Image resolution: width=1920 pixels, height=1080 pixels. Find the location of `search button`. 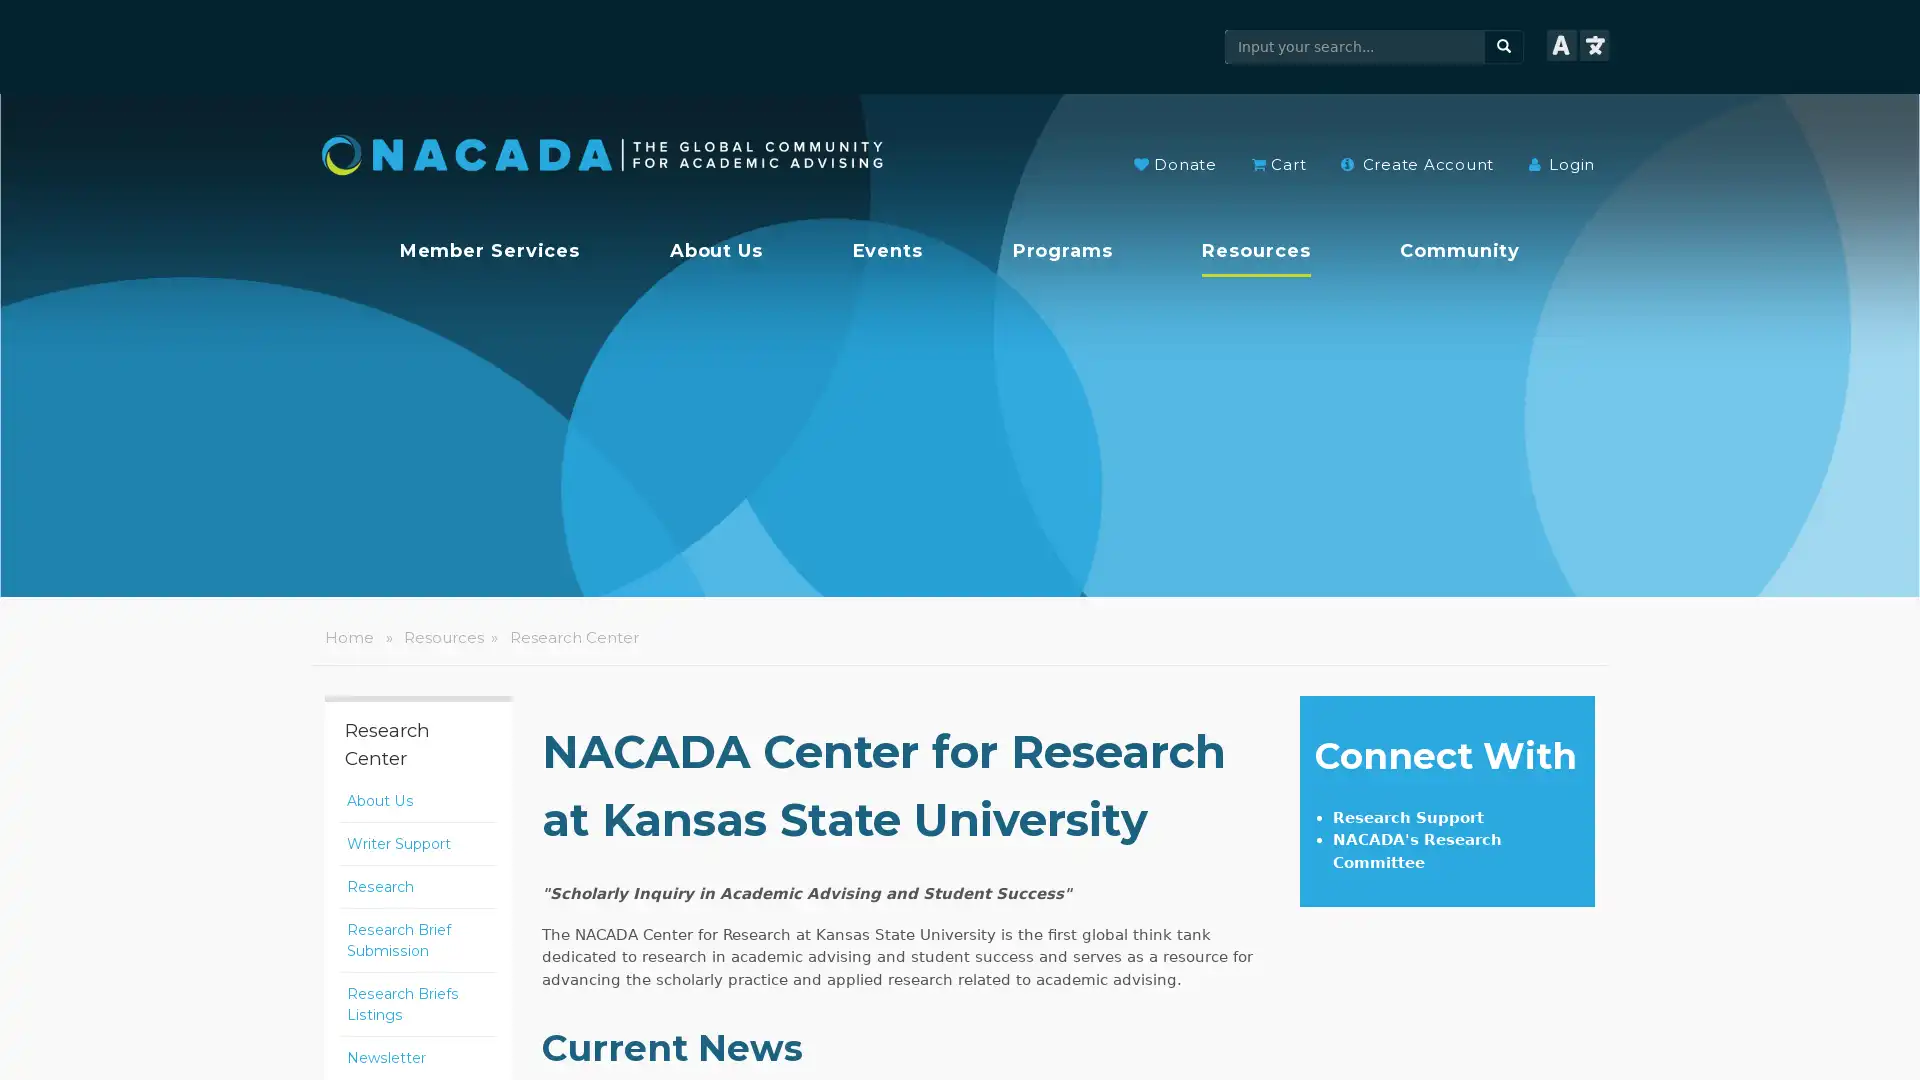

search button is located at coordinates (1502, 45).